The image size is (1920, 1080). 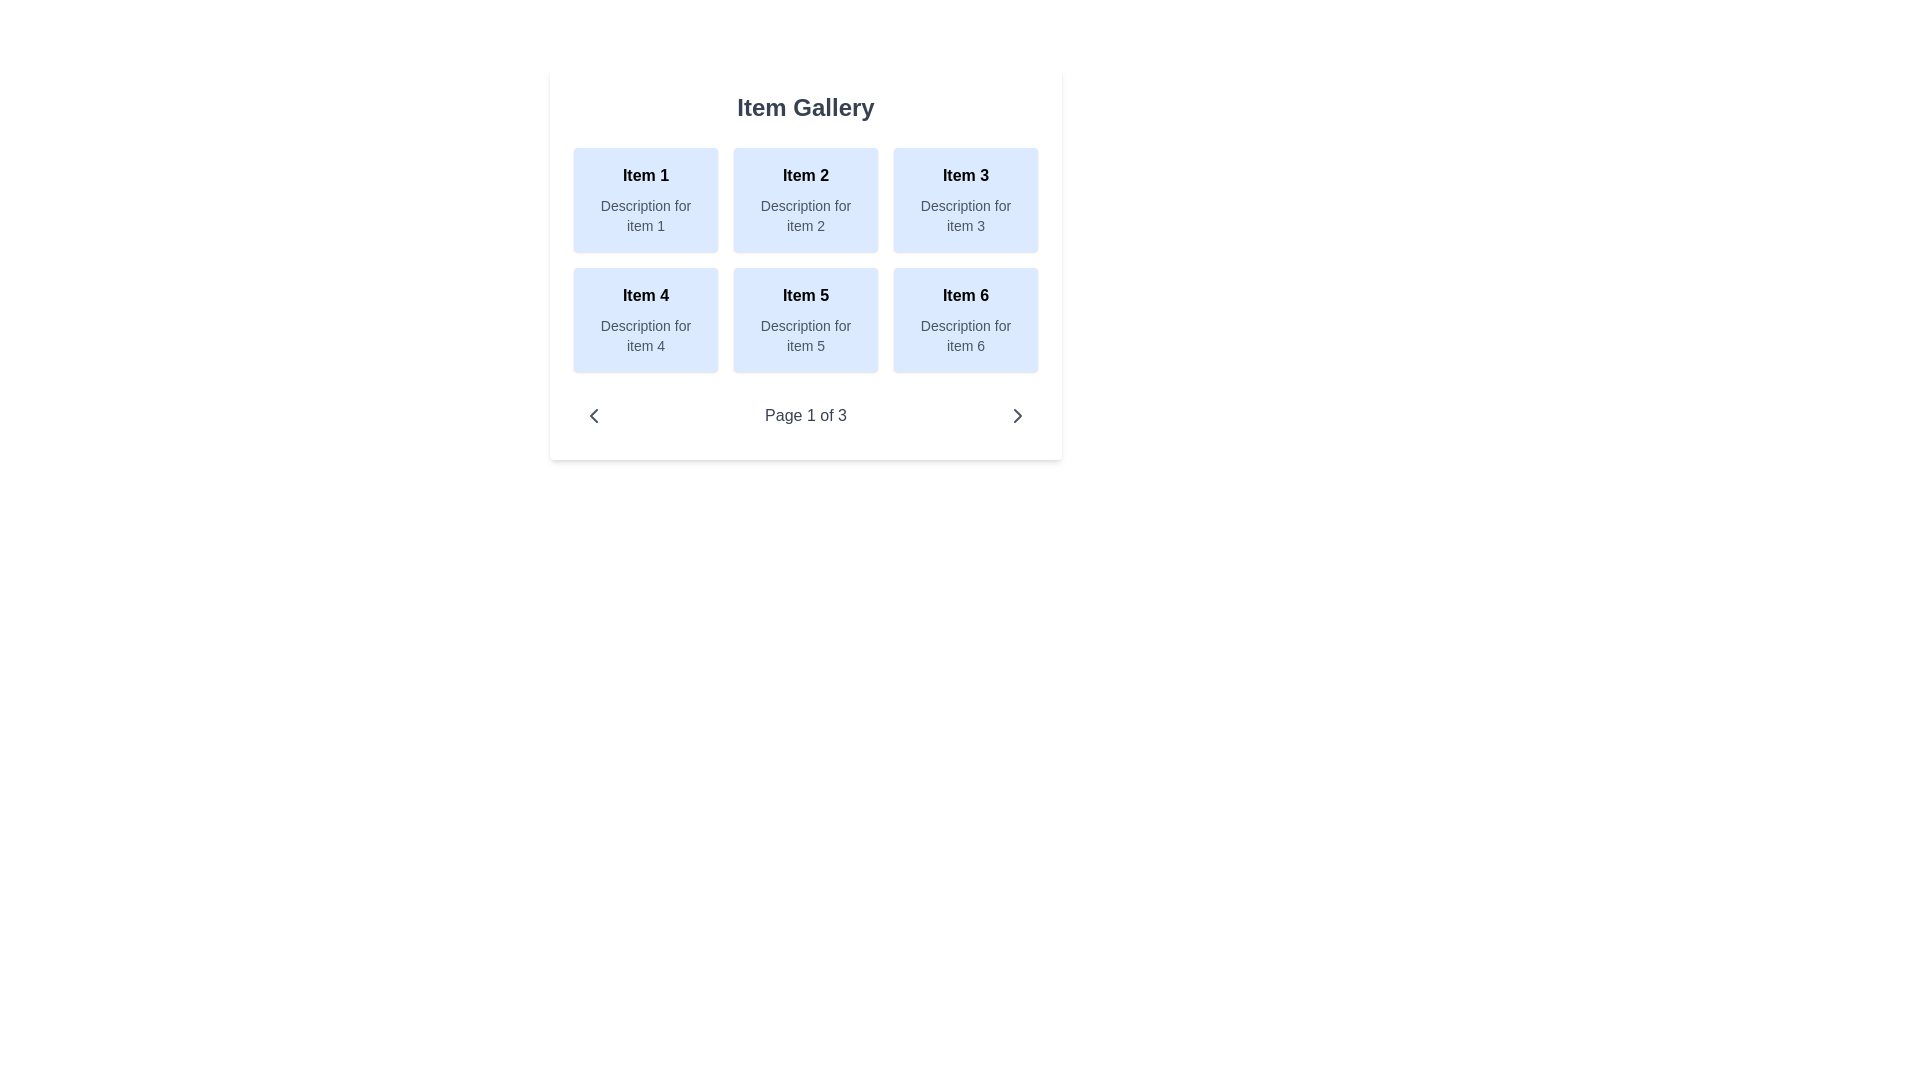 I want to click on the static text label that serves as the title for the third item card in the first row of a grid layout, so click(x=965, y=175).